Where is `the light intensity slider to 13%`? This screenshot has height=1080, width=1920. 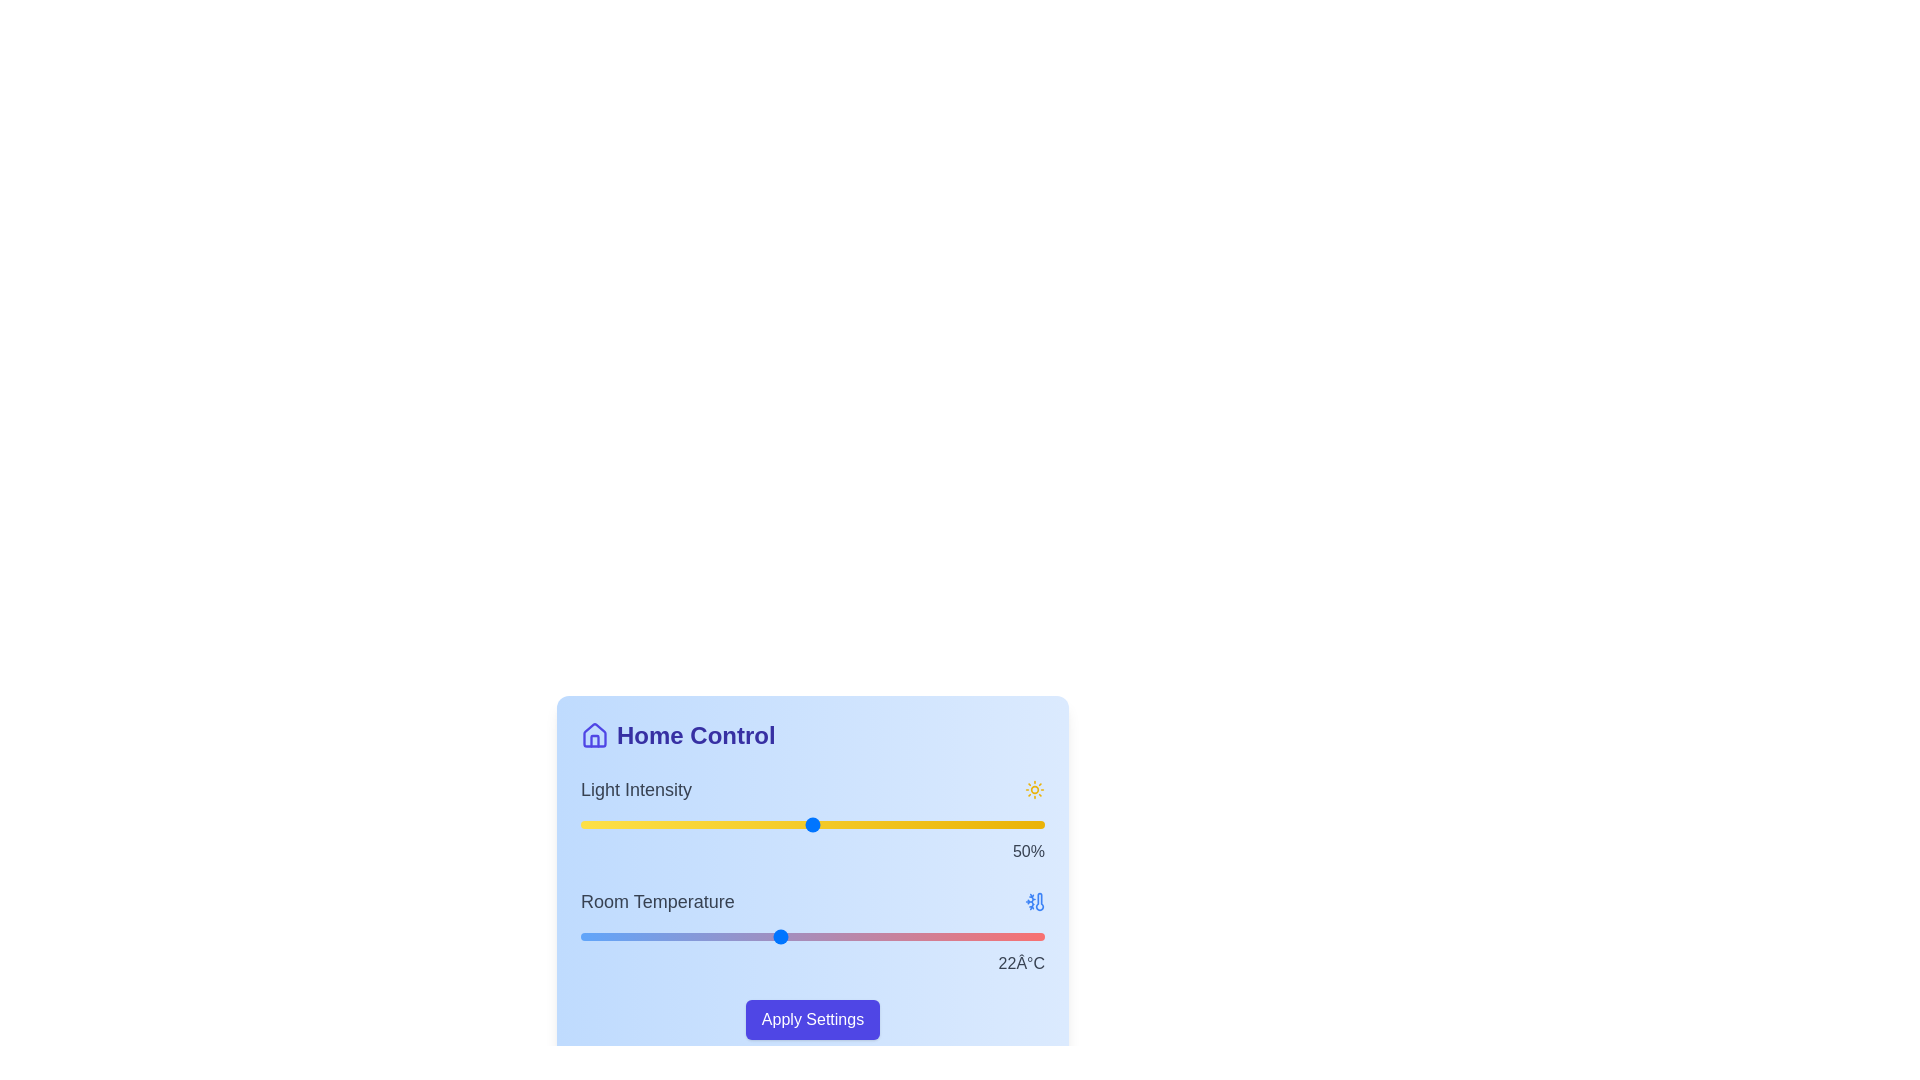 the light intensity slider to 13% is located at coordinates (641, 825).